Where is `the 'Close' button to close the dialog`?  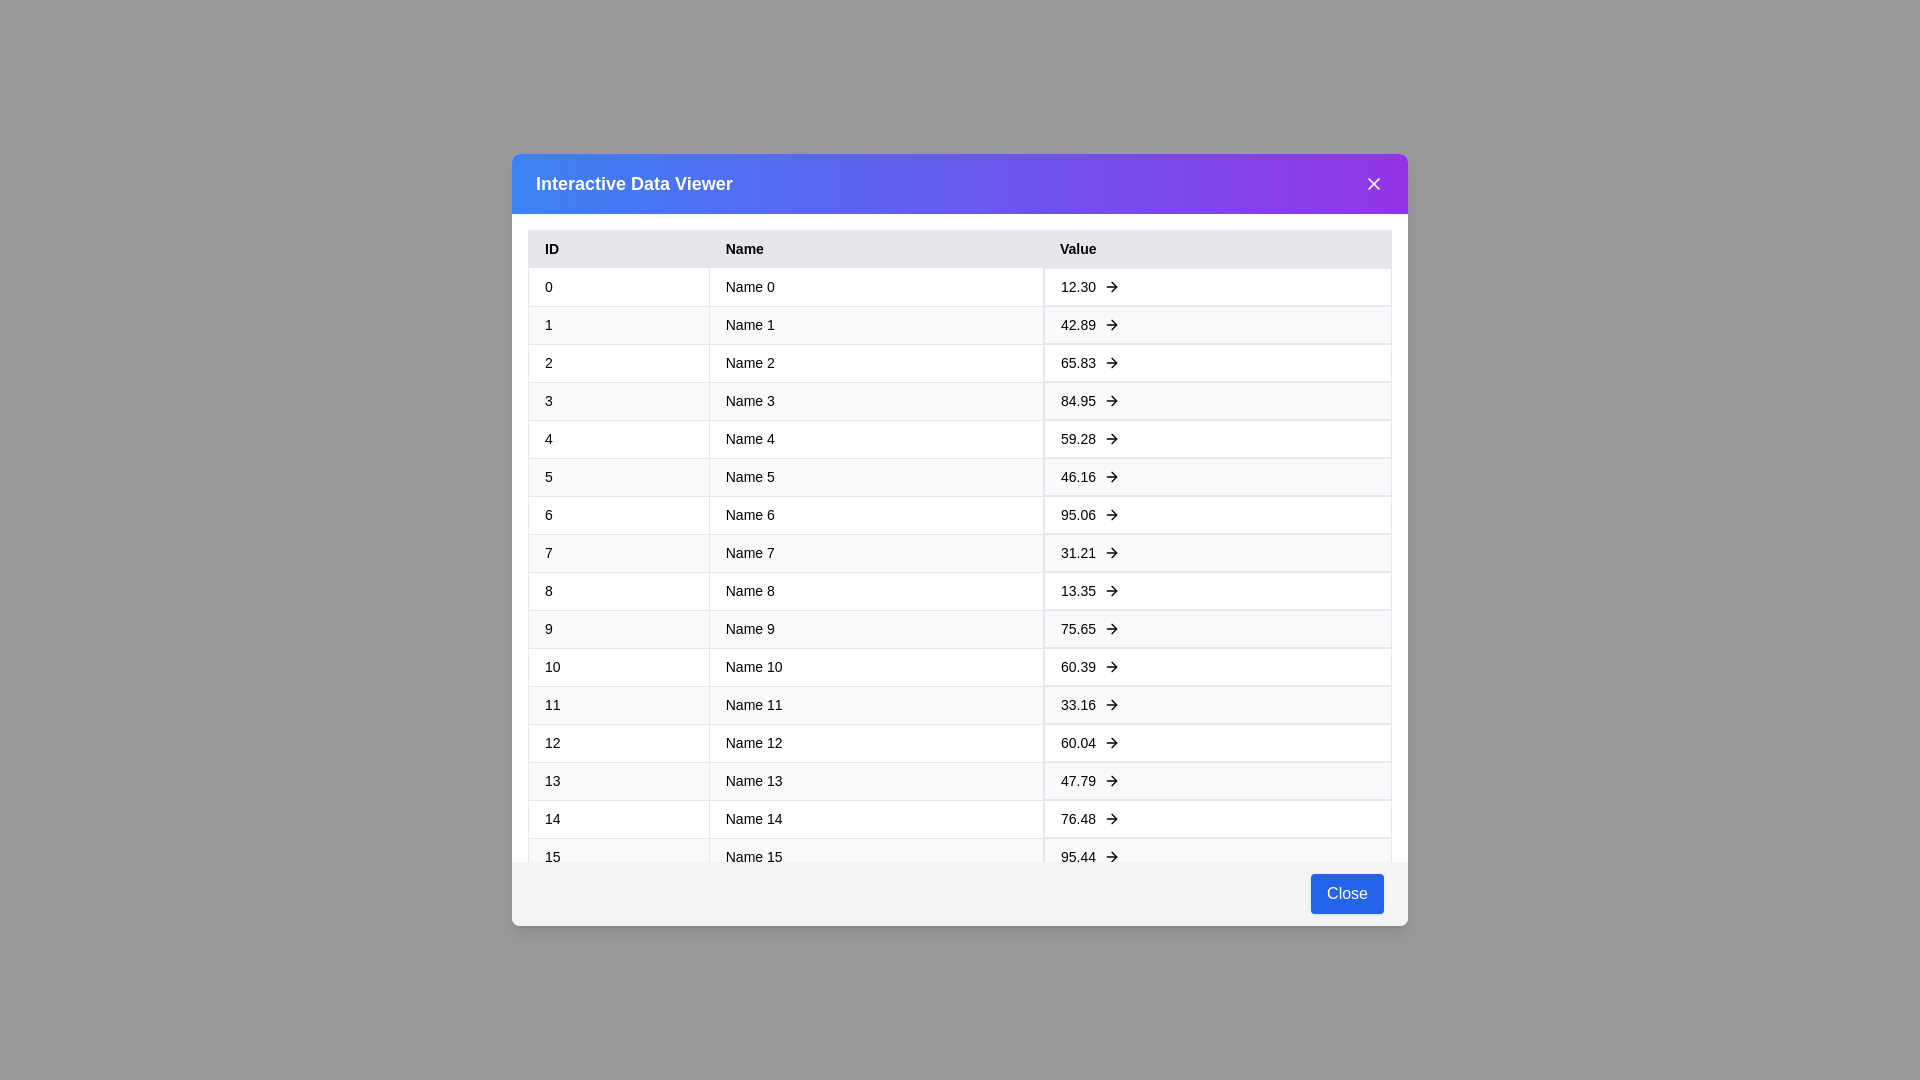 the 'Close' button to close the dialog is located at coordinates (1347, 893).